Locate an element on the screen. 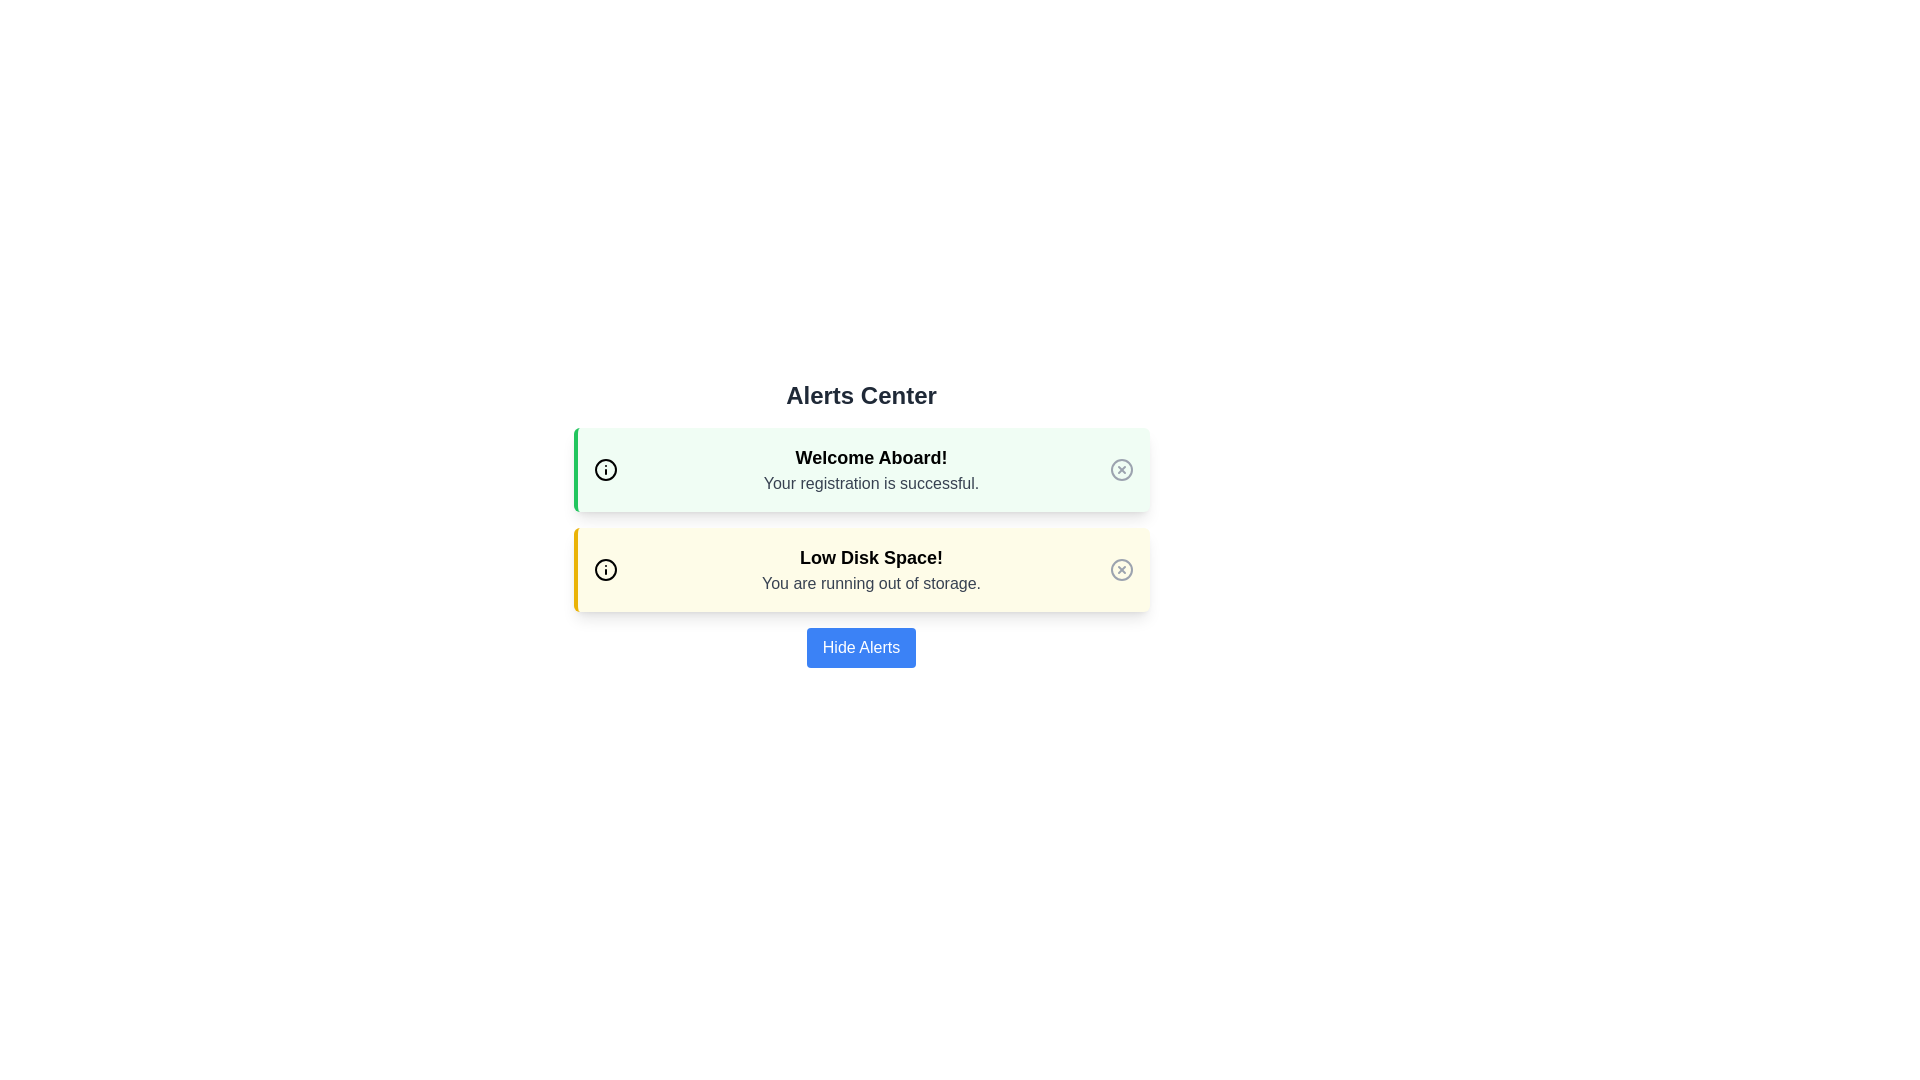  the close button located at the top-right corner of the 'Low Disk Space!' notification box is located at coordinates (1121, 570).